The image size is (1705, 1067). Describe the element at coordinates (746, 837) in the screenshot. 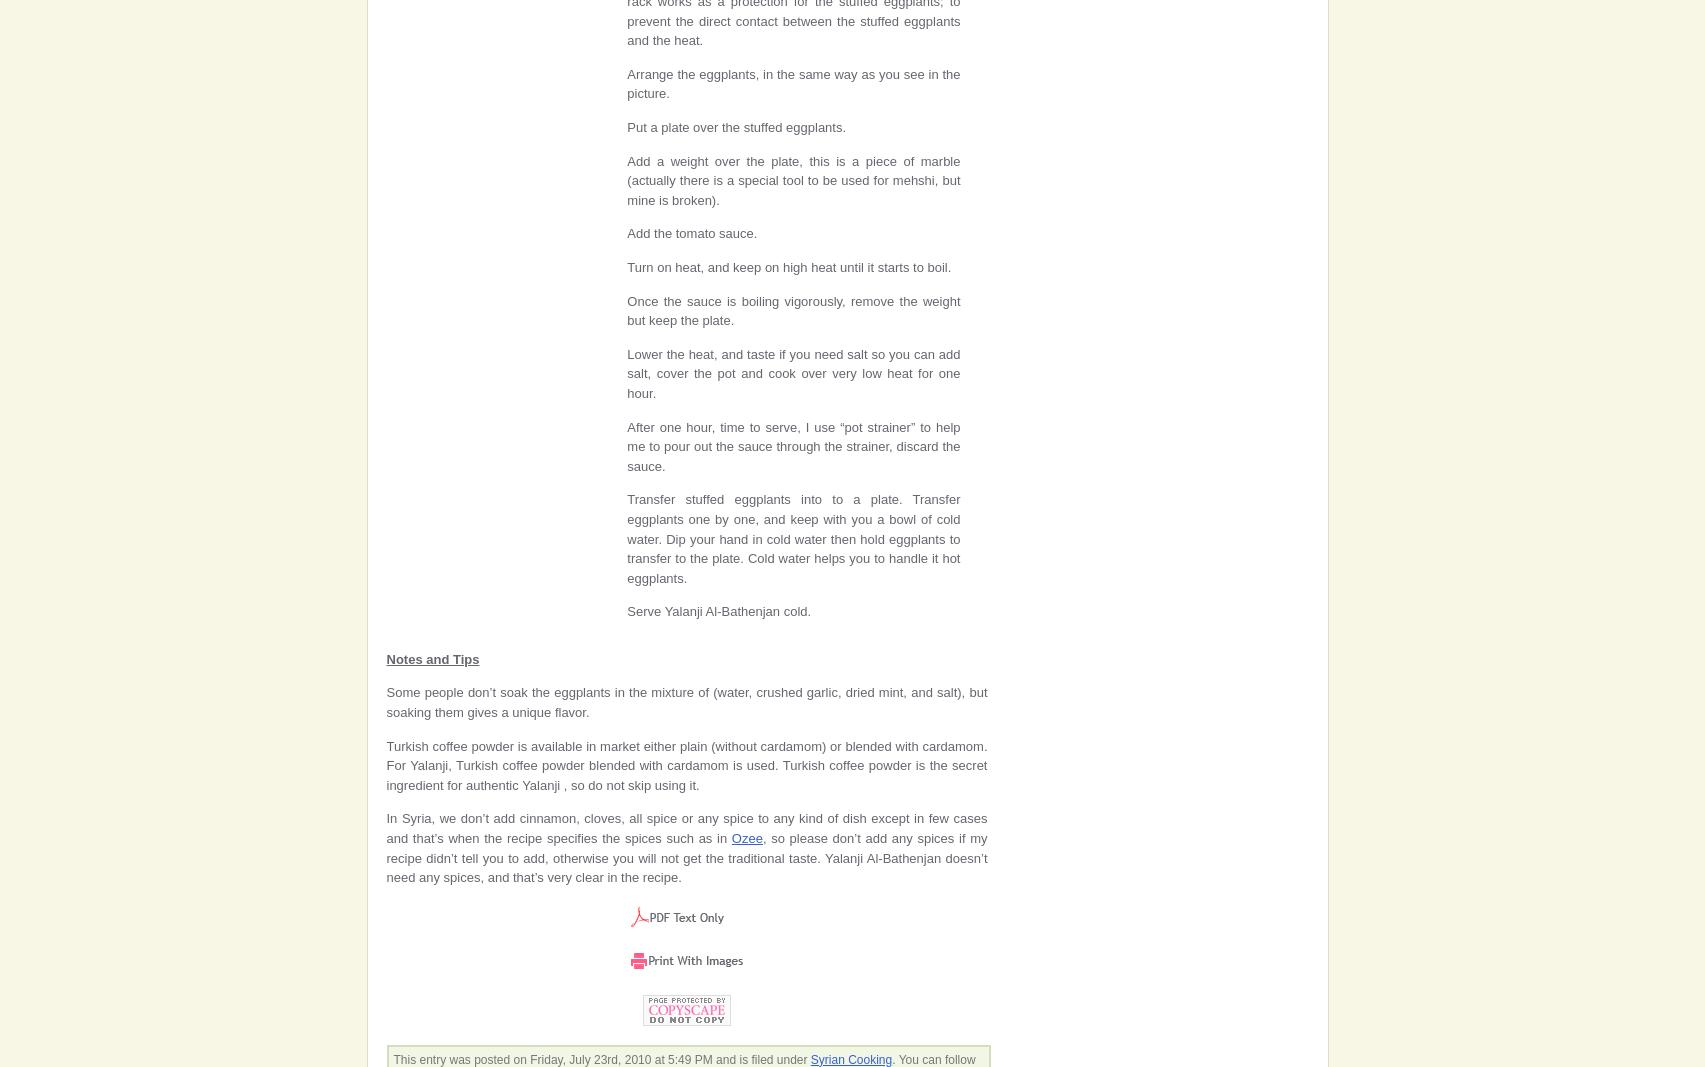

I see `'Ozee'` at that location.